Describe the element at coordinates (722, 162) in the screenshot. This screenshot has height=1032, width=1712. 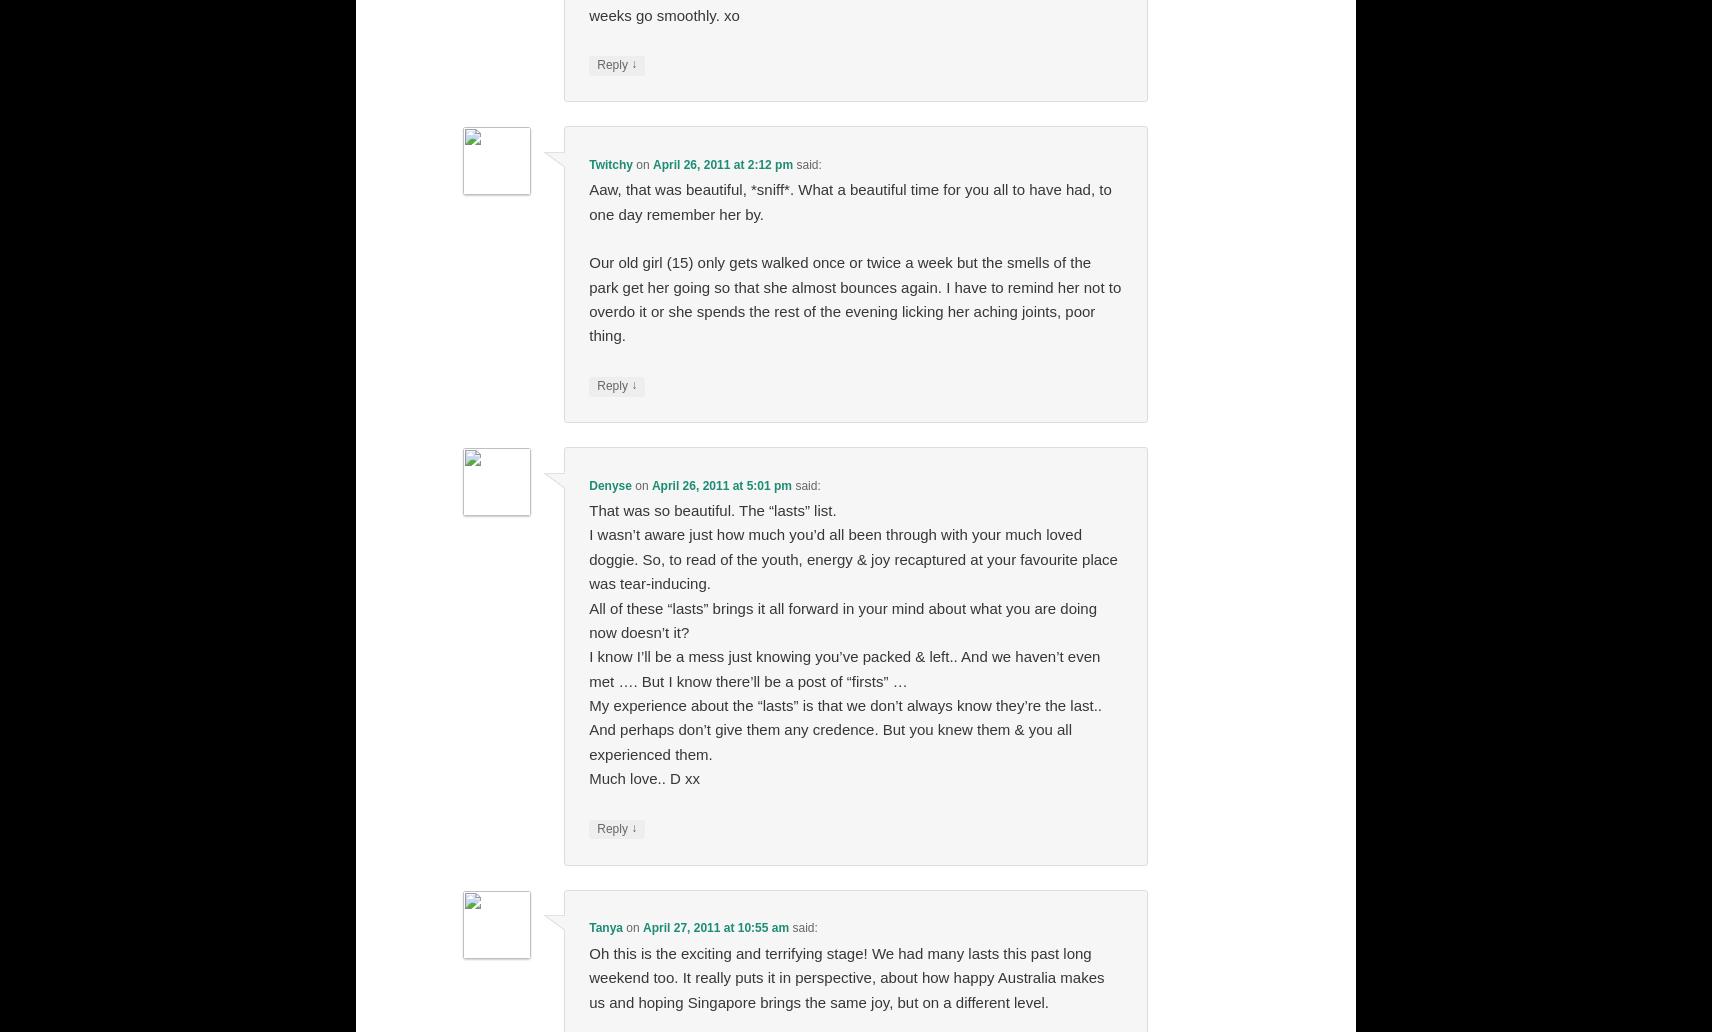
I see `'April 26, 2011 at 2:12 pm'` at that location.